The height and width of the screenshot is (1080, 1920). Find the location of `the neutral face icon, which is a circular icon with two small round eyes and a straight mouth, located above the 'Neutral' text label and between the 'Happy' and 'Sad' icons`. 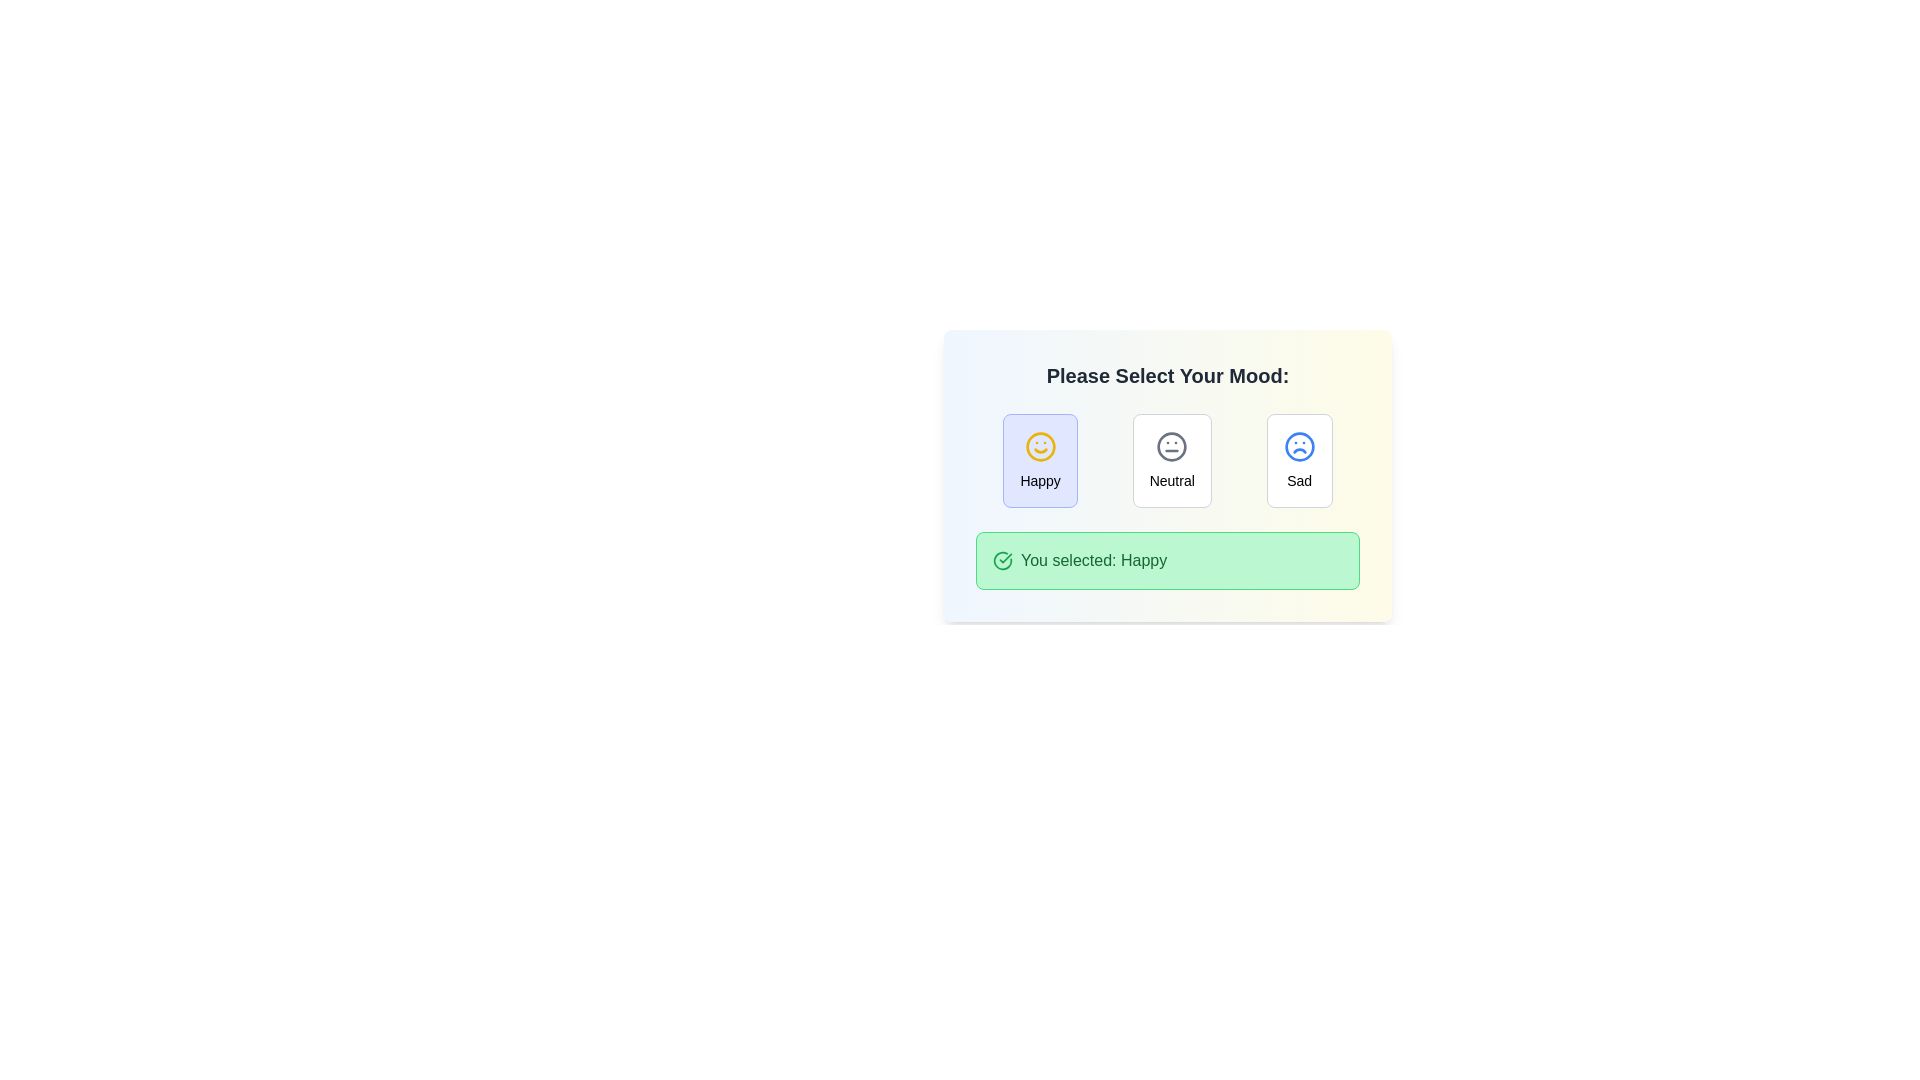

the neutral face icon, which is a circular icon with two small round eyes and a straight mouth, located above the 'Neutral' text label and between the 'Happy' and 'Sad' icons is located at coordinates (1172, 446).